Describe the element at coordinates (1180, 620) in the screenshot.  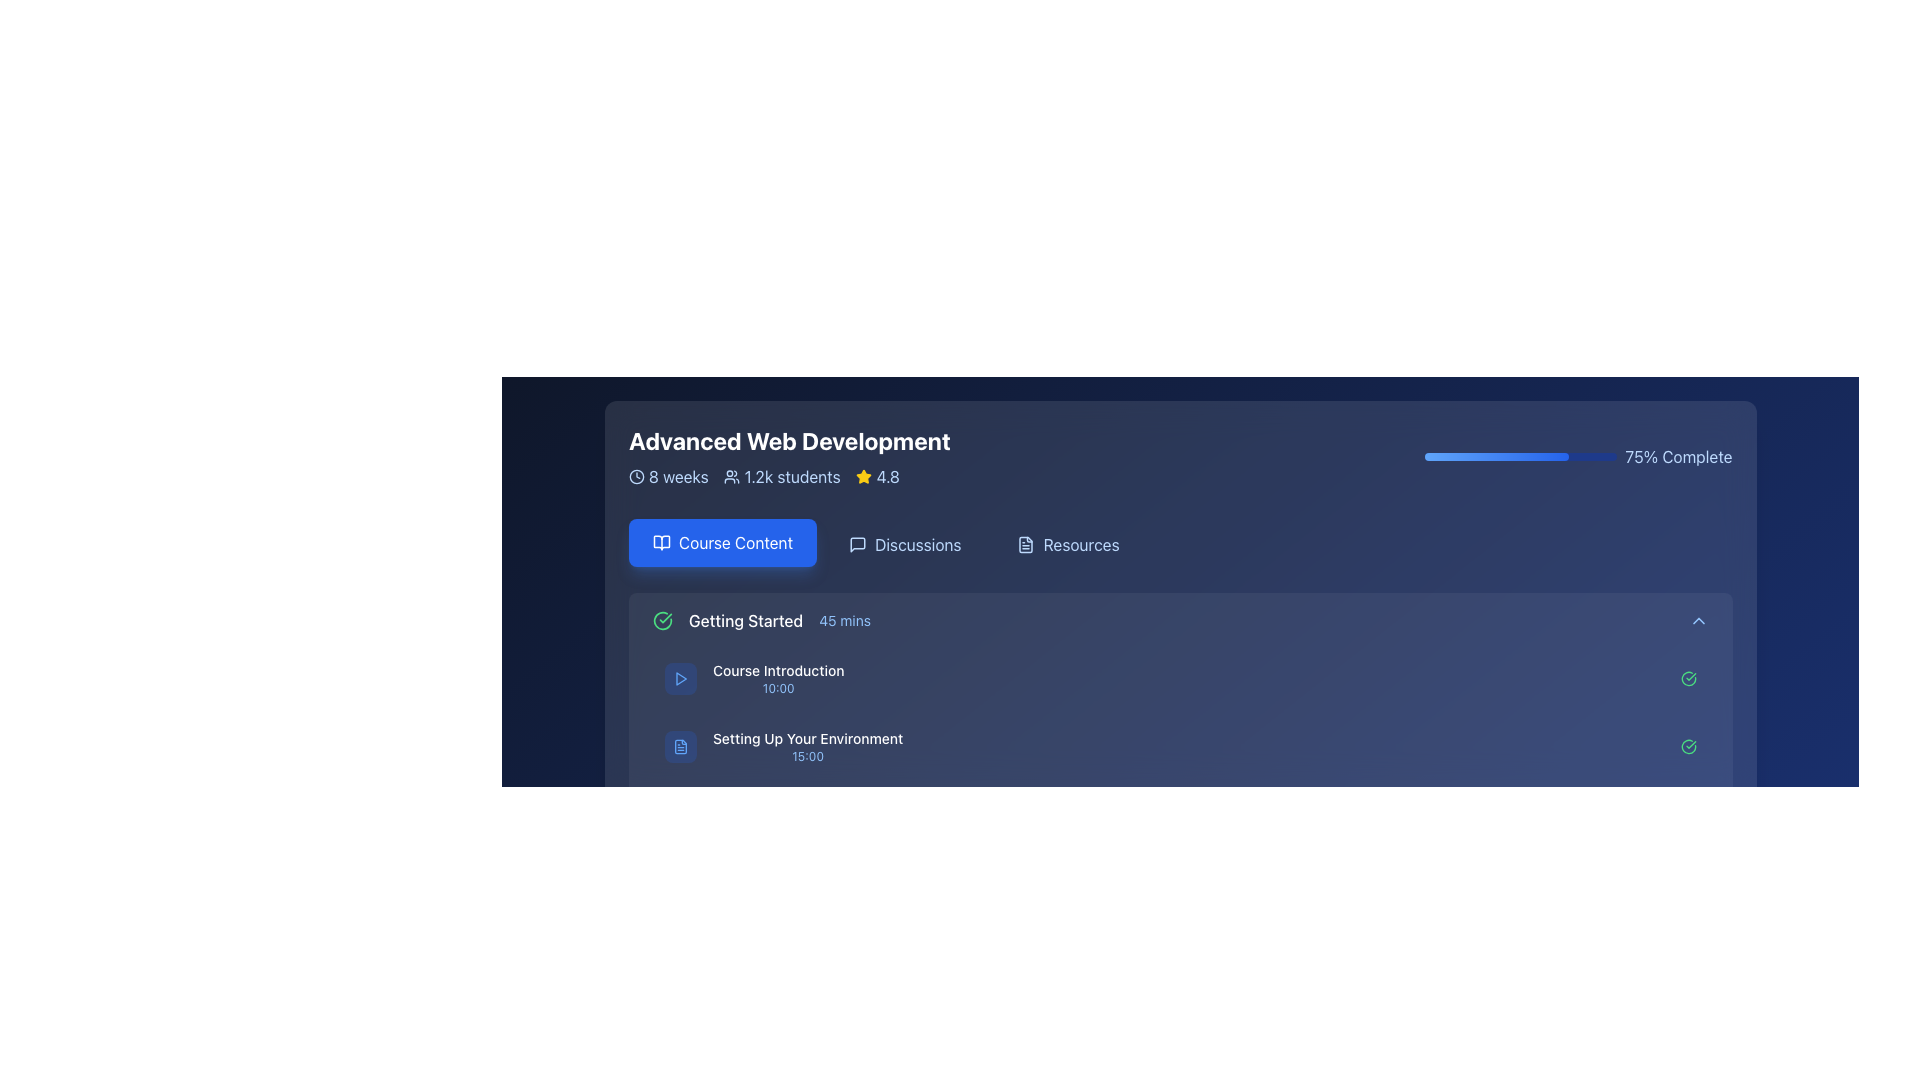
I see `the first item in the vertical list under the 'Course Content' tab` at that location.